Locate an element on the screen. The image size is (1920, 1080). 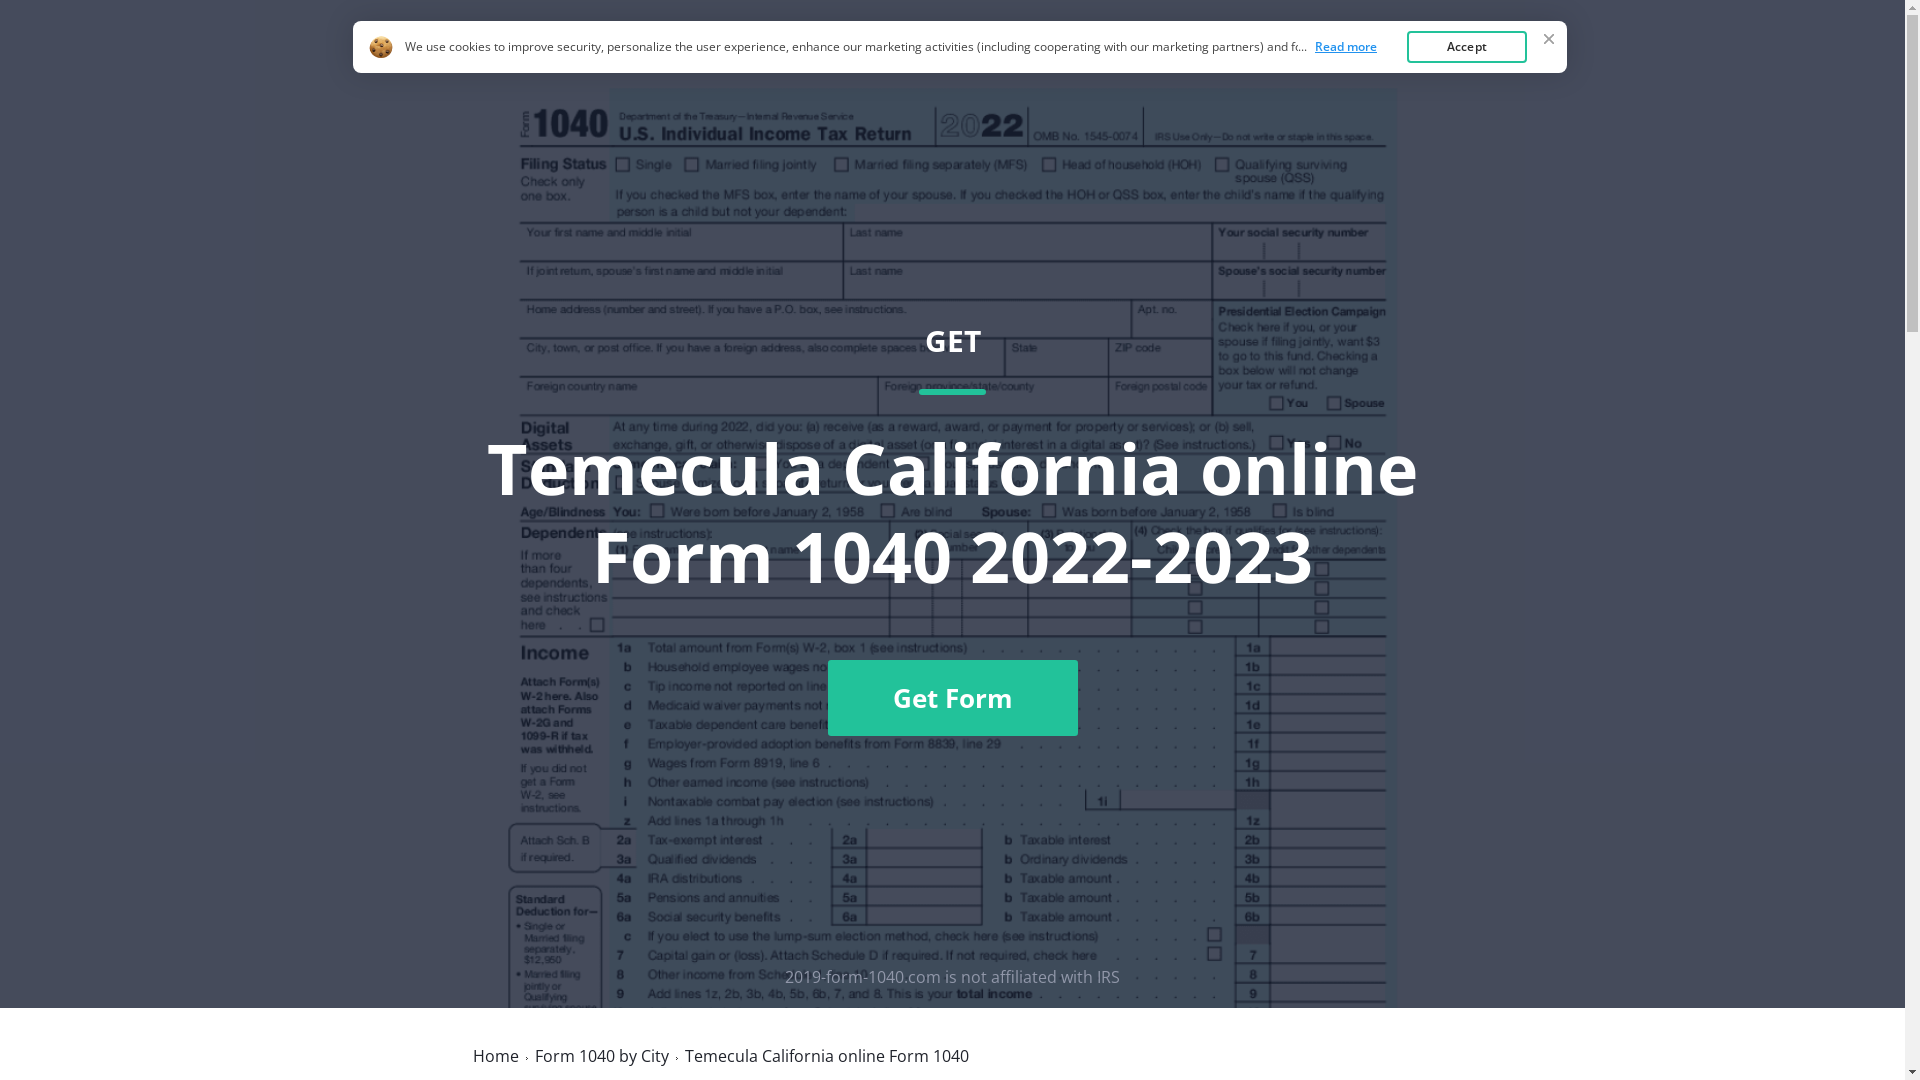
'Home' is located at coordinates (494, 1055).